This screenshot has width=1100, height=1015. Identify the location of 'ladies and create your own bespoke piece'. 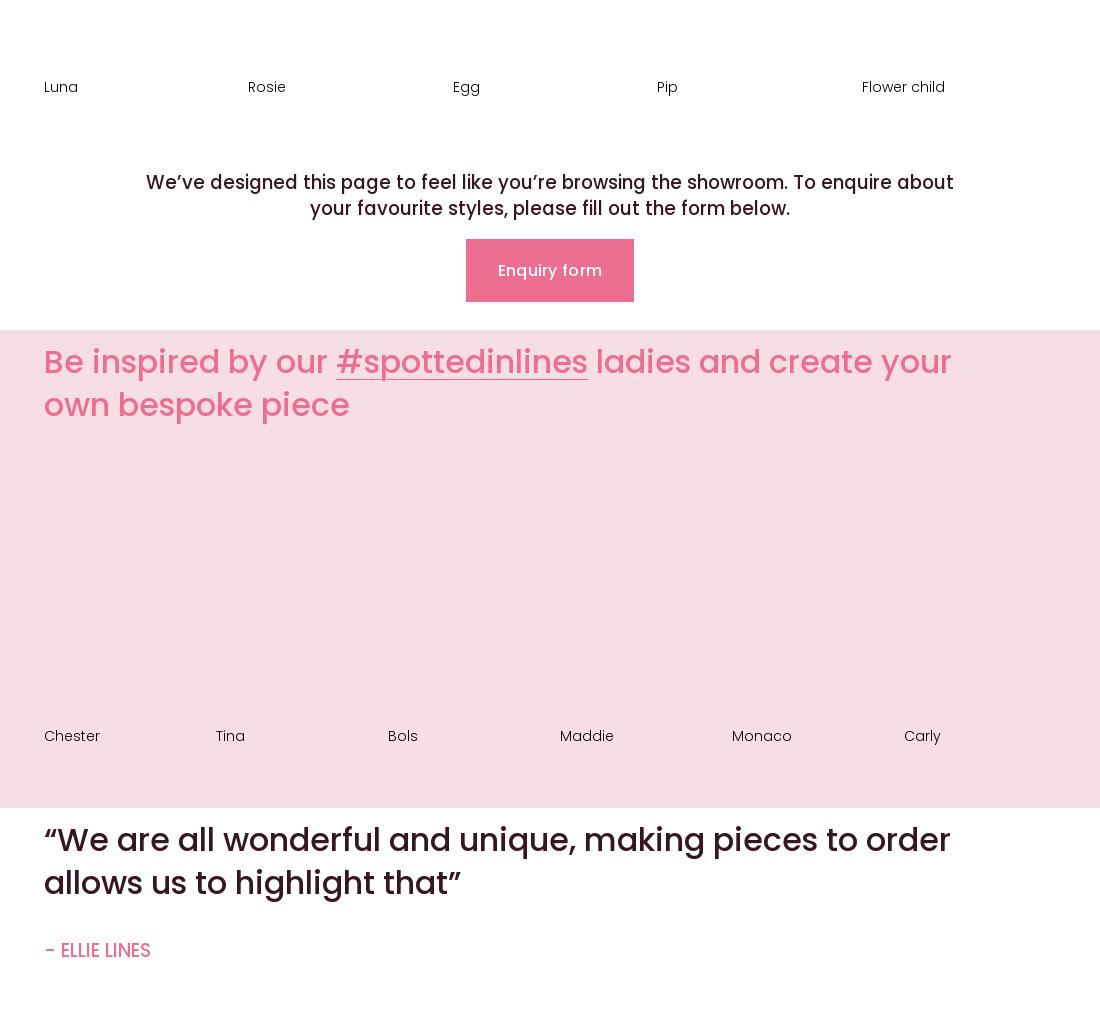
(502, 382).